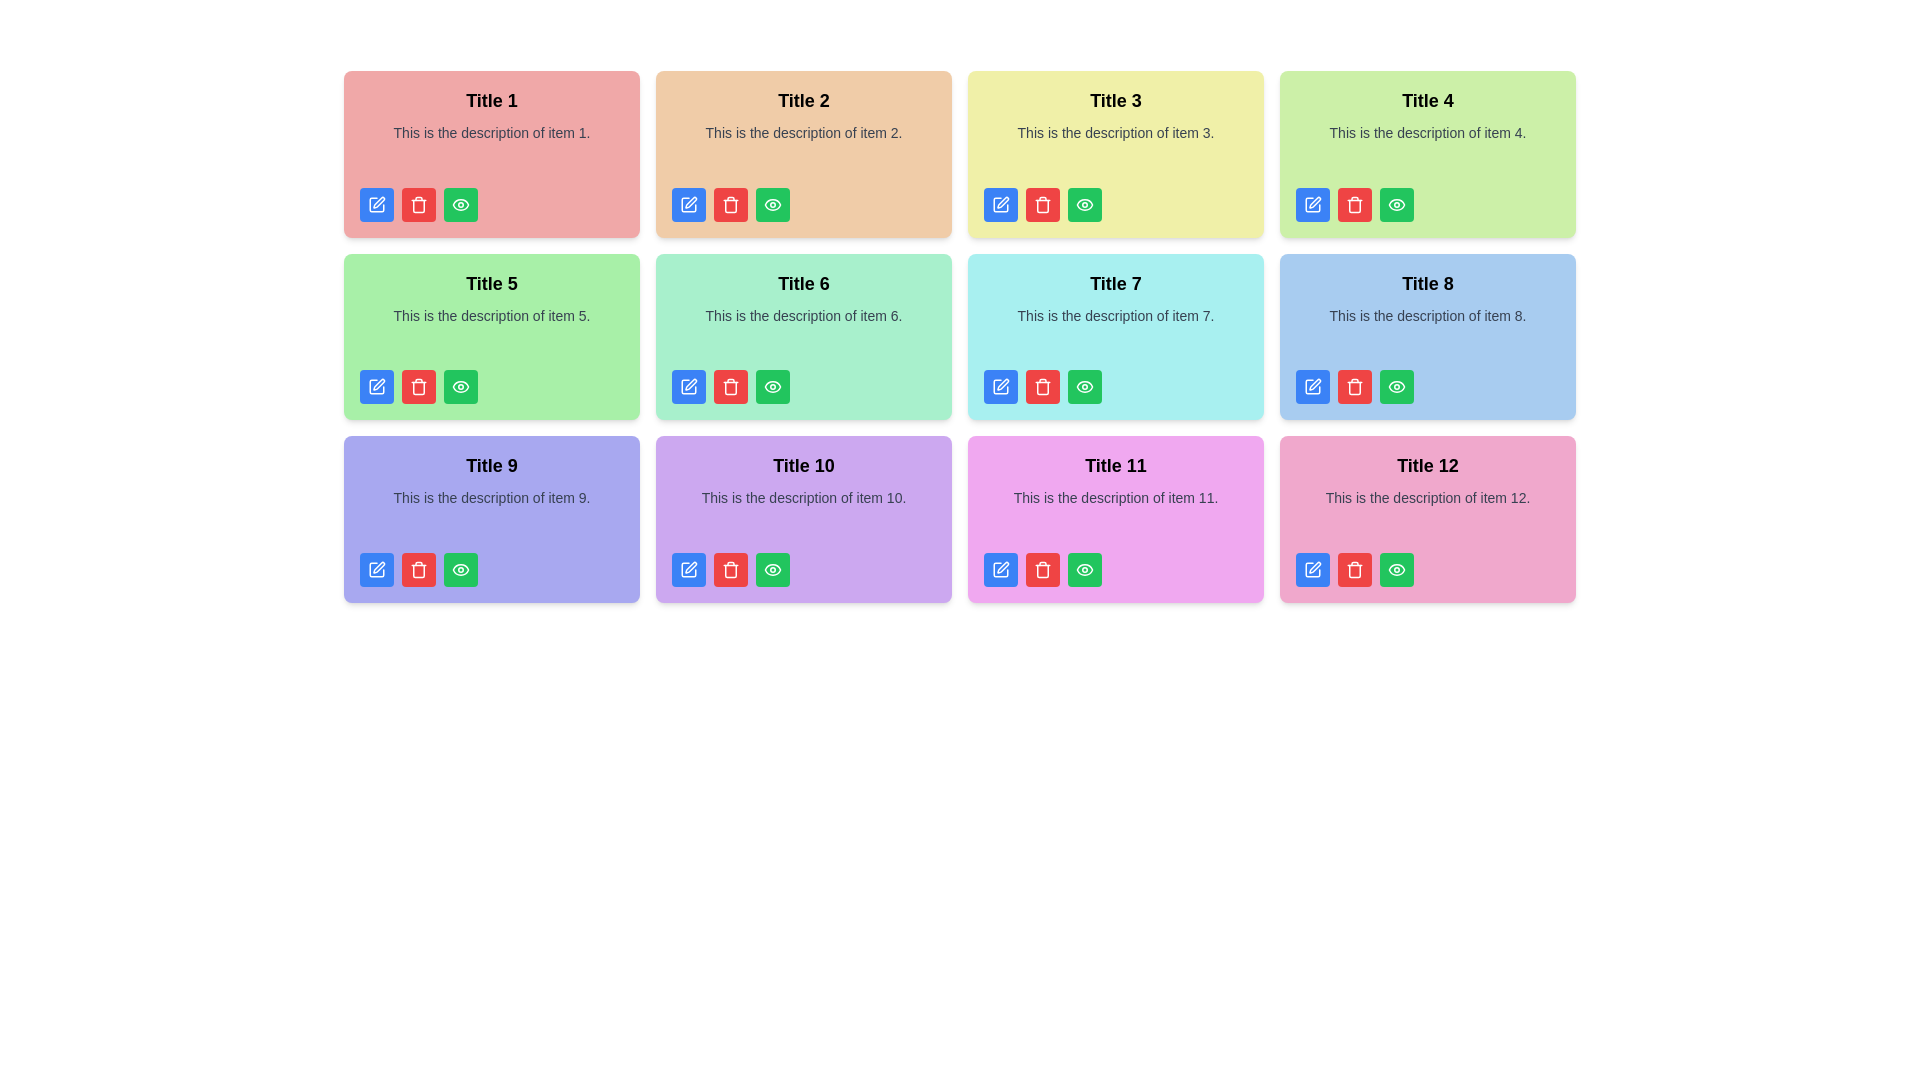 The image size is (1920, 1080). I want to click on the outer oval shape of the eye icon, which is located within the light orange card labeled 'Title 2', so click(771, 204).